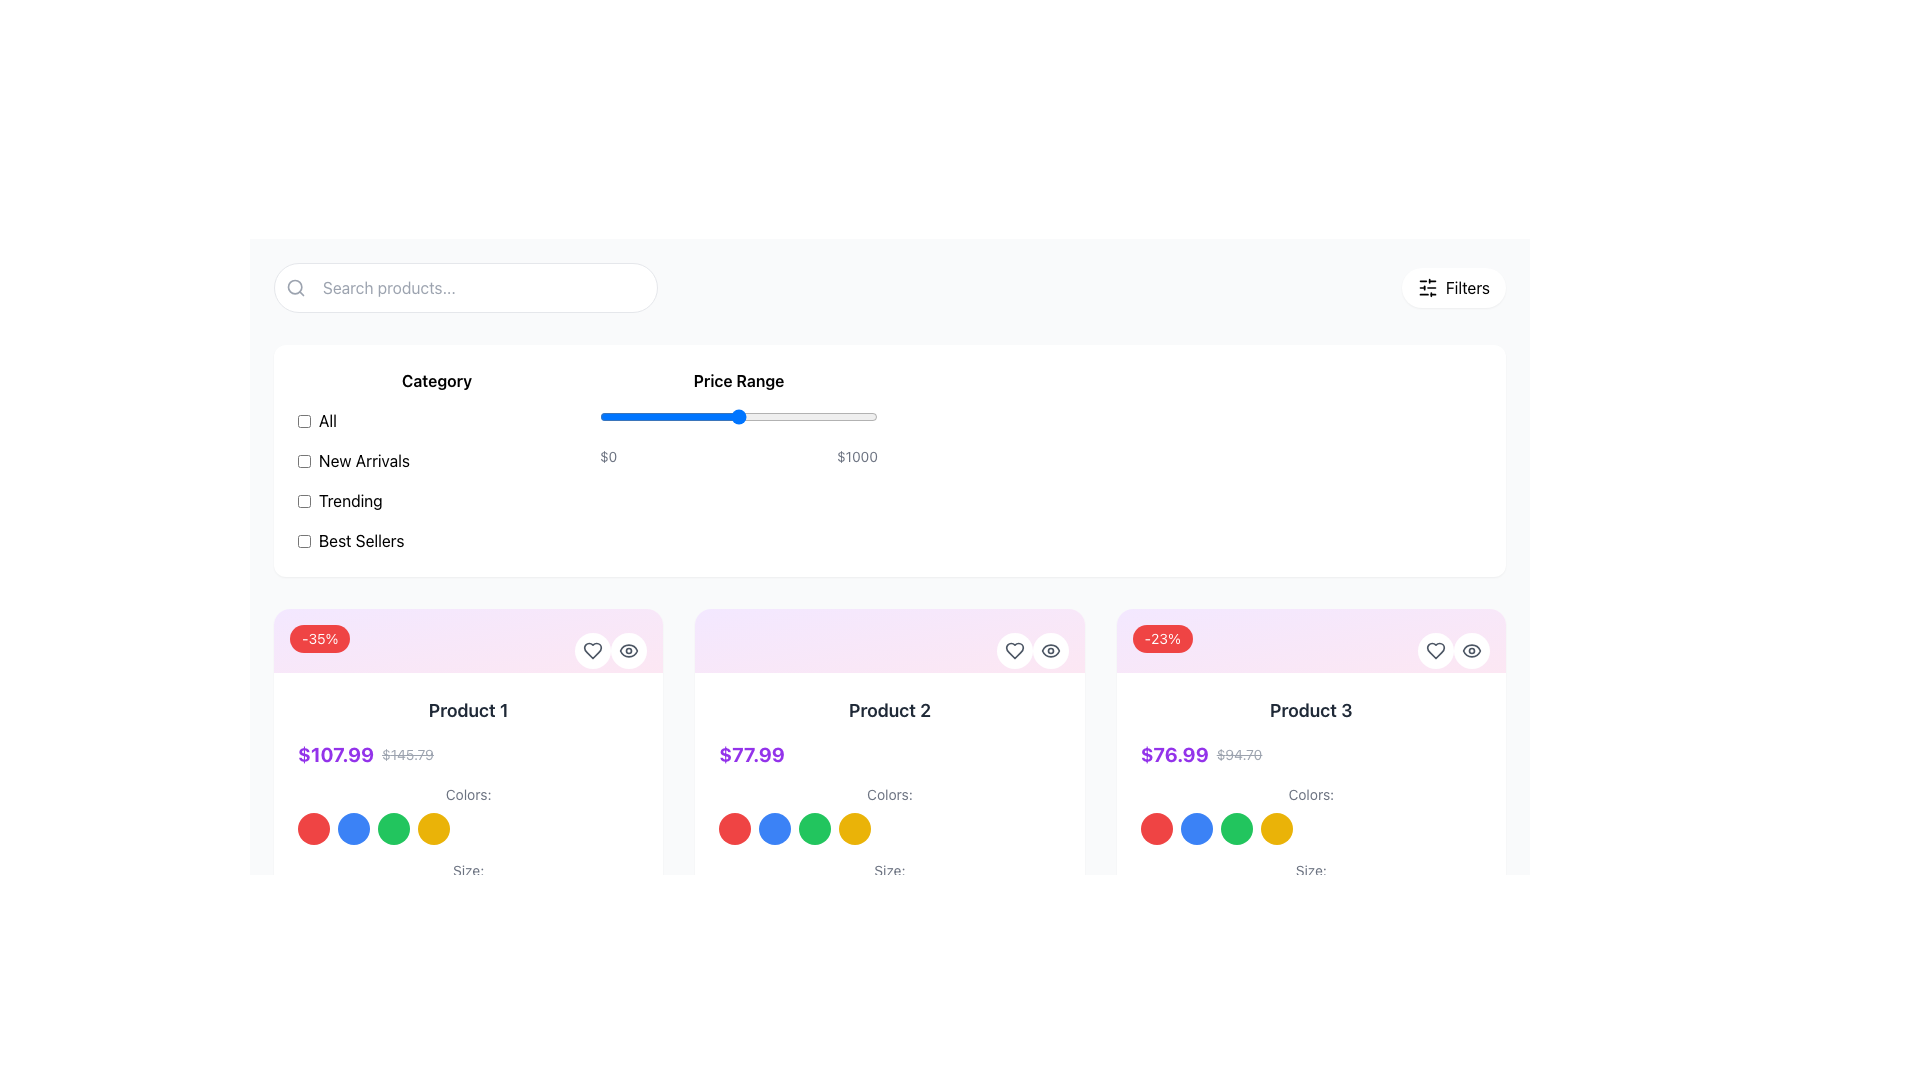  What do you see at coordinates (751, 755) in the screenshot?
I see `price value displayed on the primary price text label located in the middle product card (Product 2), directly under the product title` at bounding box center [751, 755].